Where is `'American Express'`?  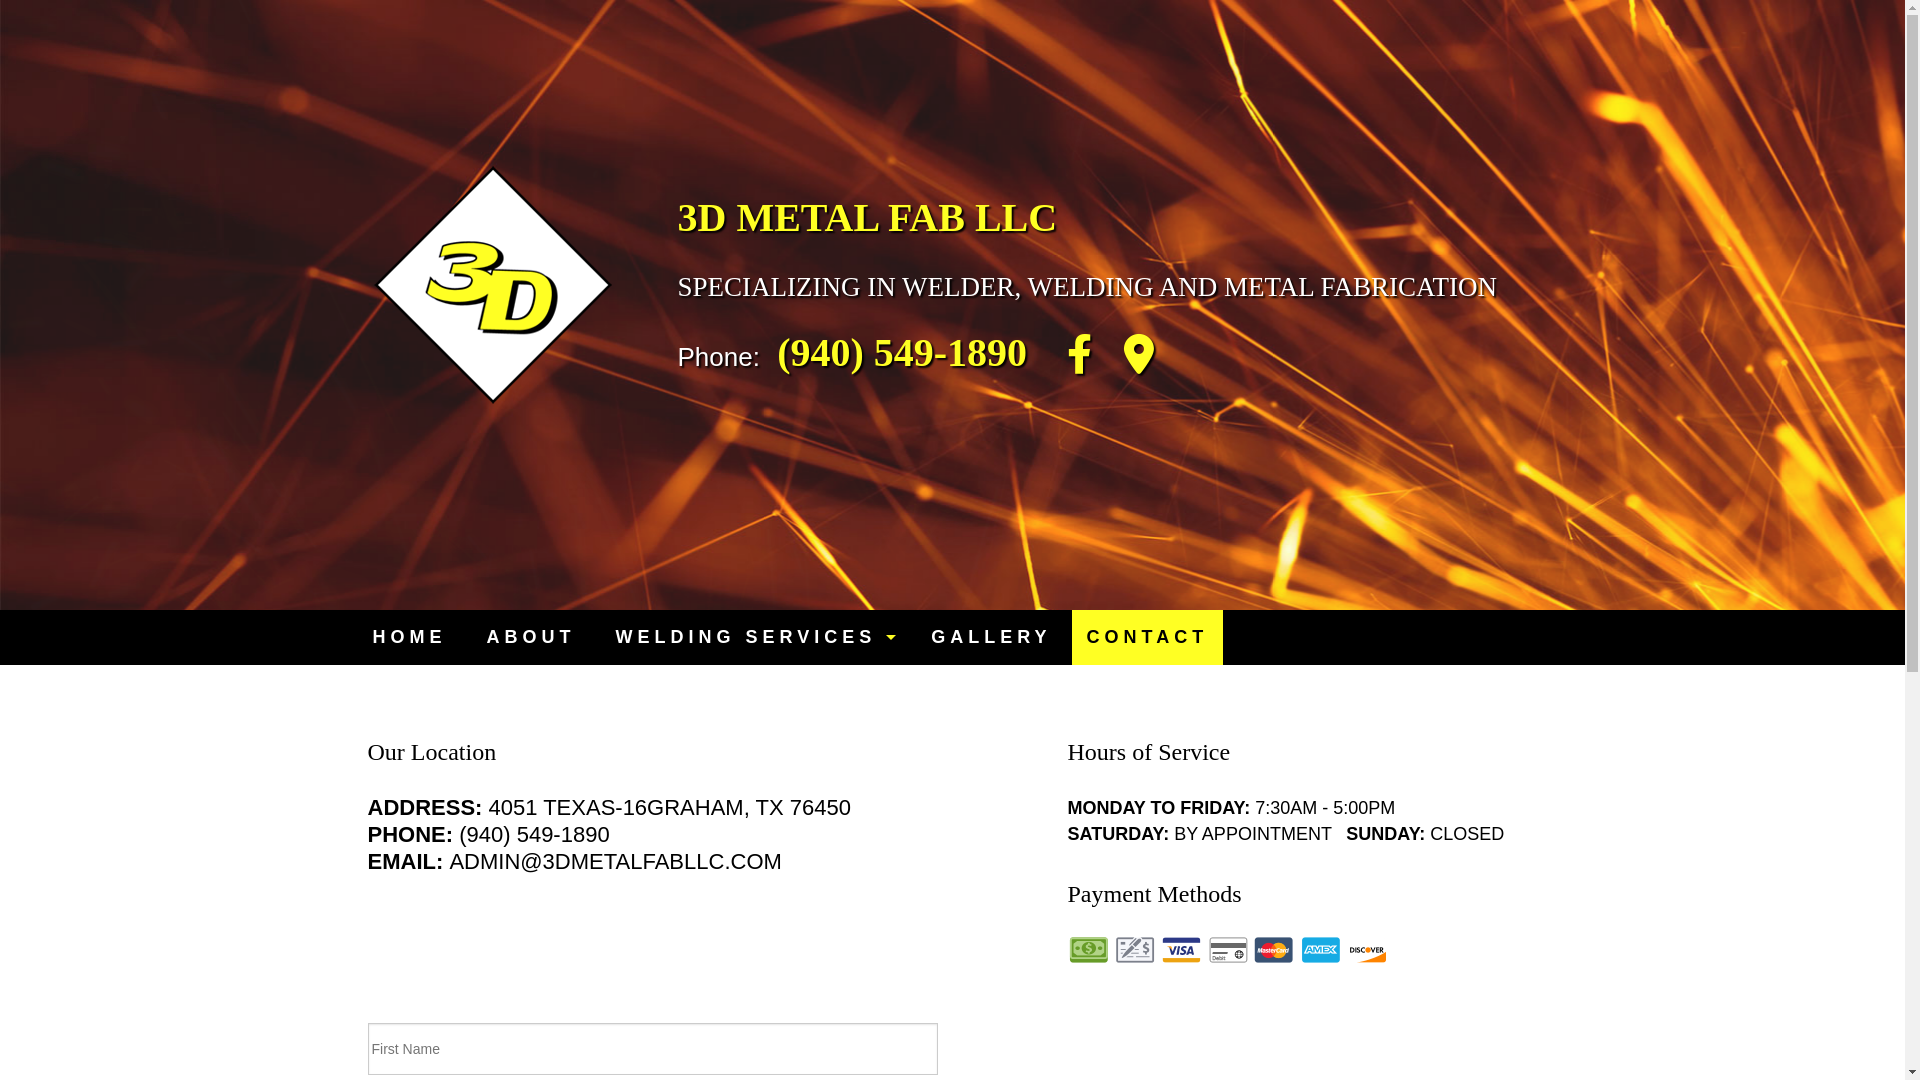
'American Express' is located at coordinates (1320, 948).